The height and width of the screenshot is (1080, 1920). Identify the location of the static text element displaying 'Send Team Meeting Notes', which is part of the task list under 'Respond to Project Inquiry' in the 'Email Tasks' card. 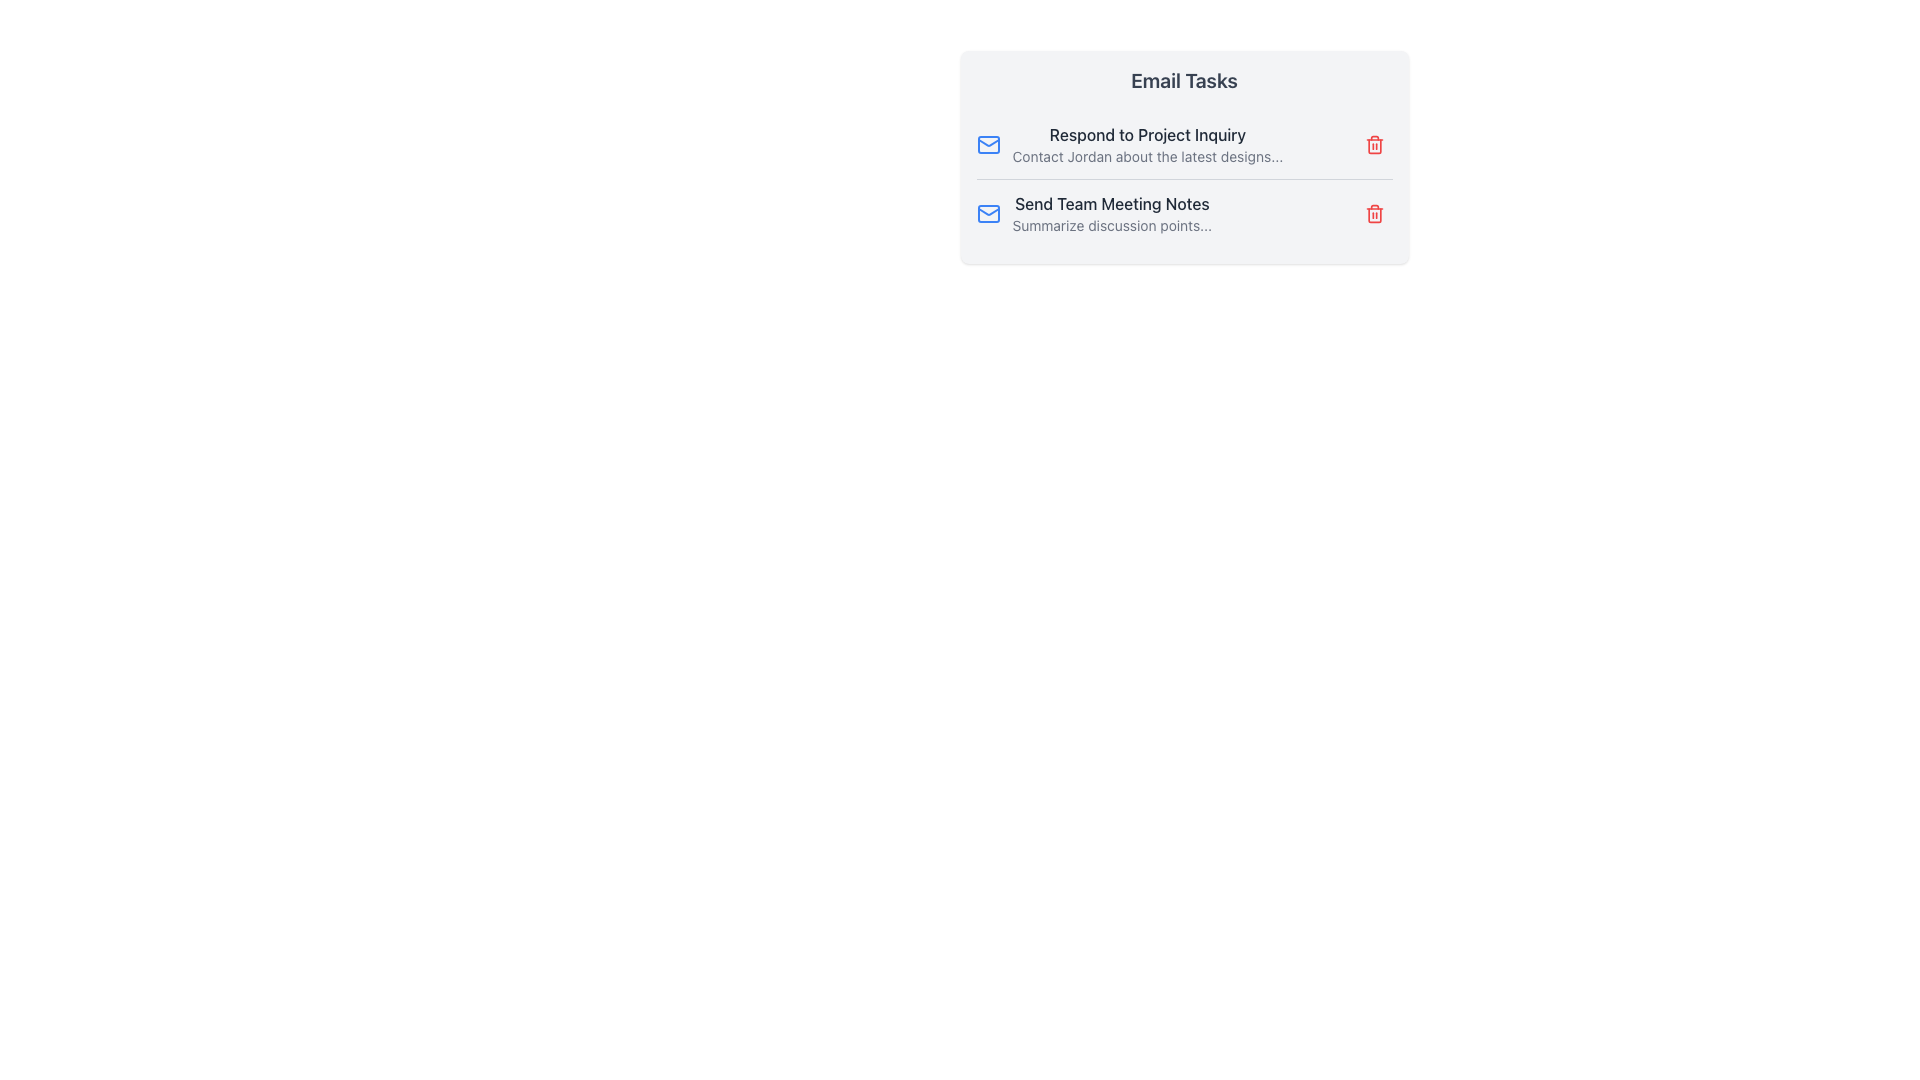
(1111, 204).